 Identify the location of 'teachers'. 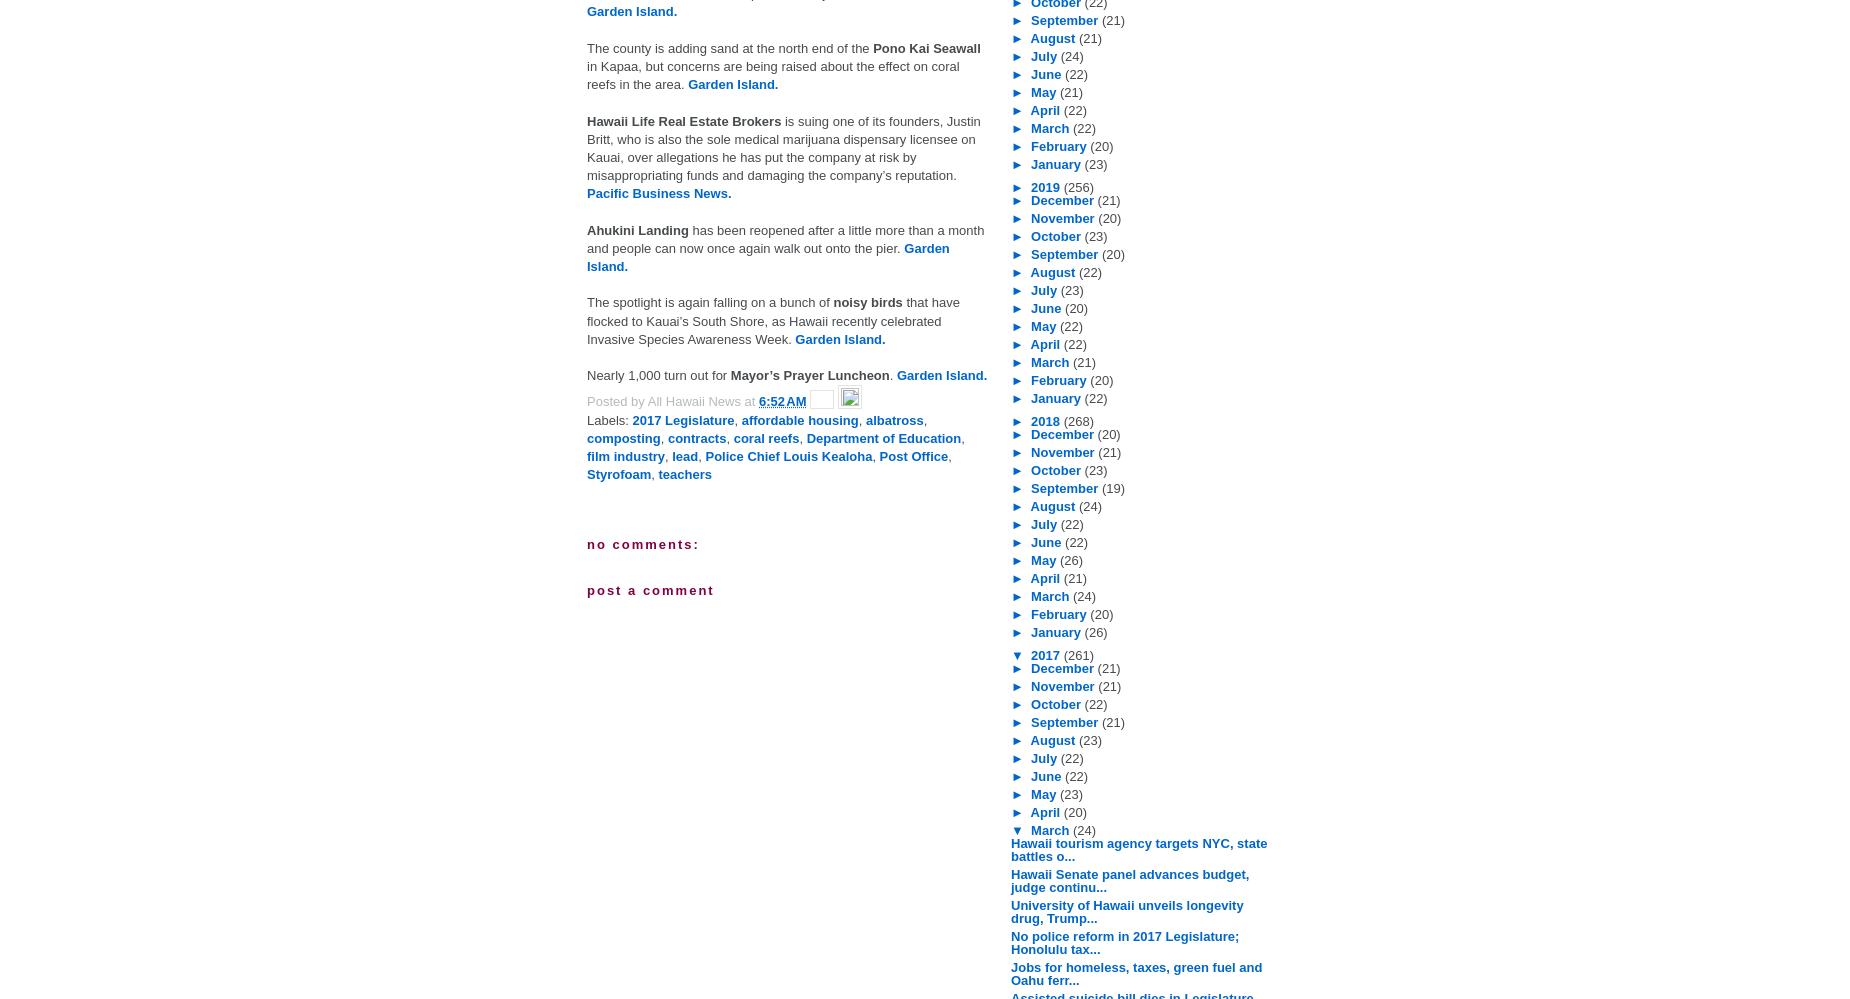
(685, 474).